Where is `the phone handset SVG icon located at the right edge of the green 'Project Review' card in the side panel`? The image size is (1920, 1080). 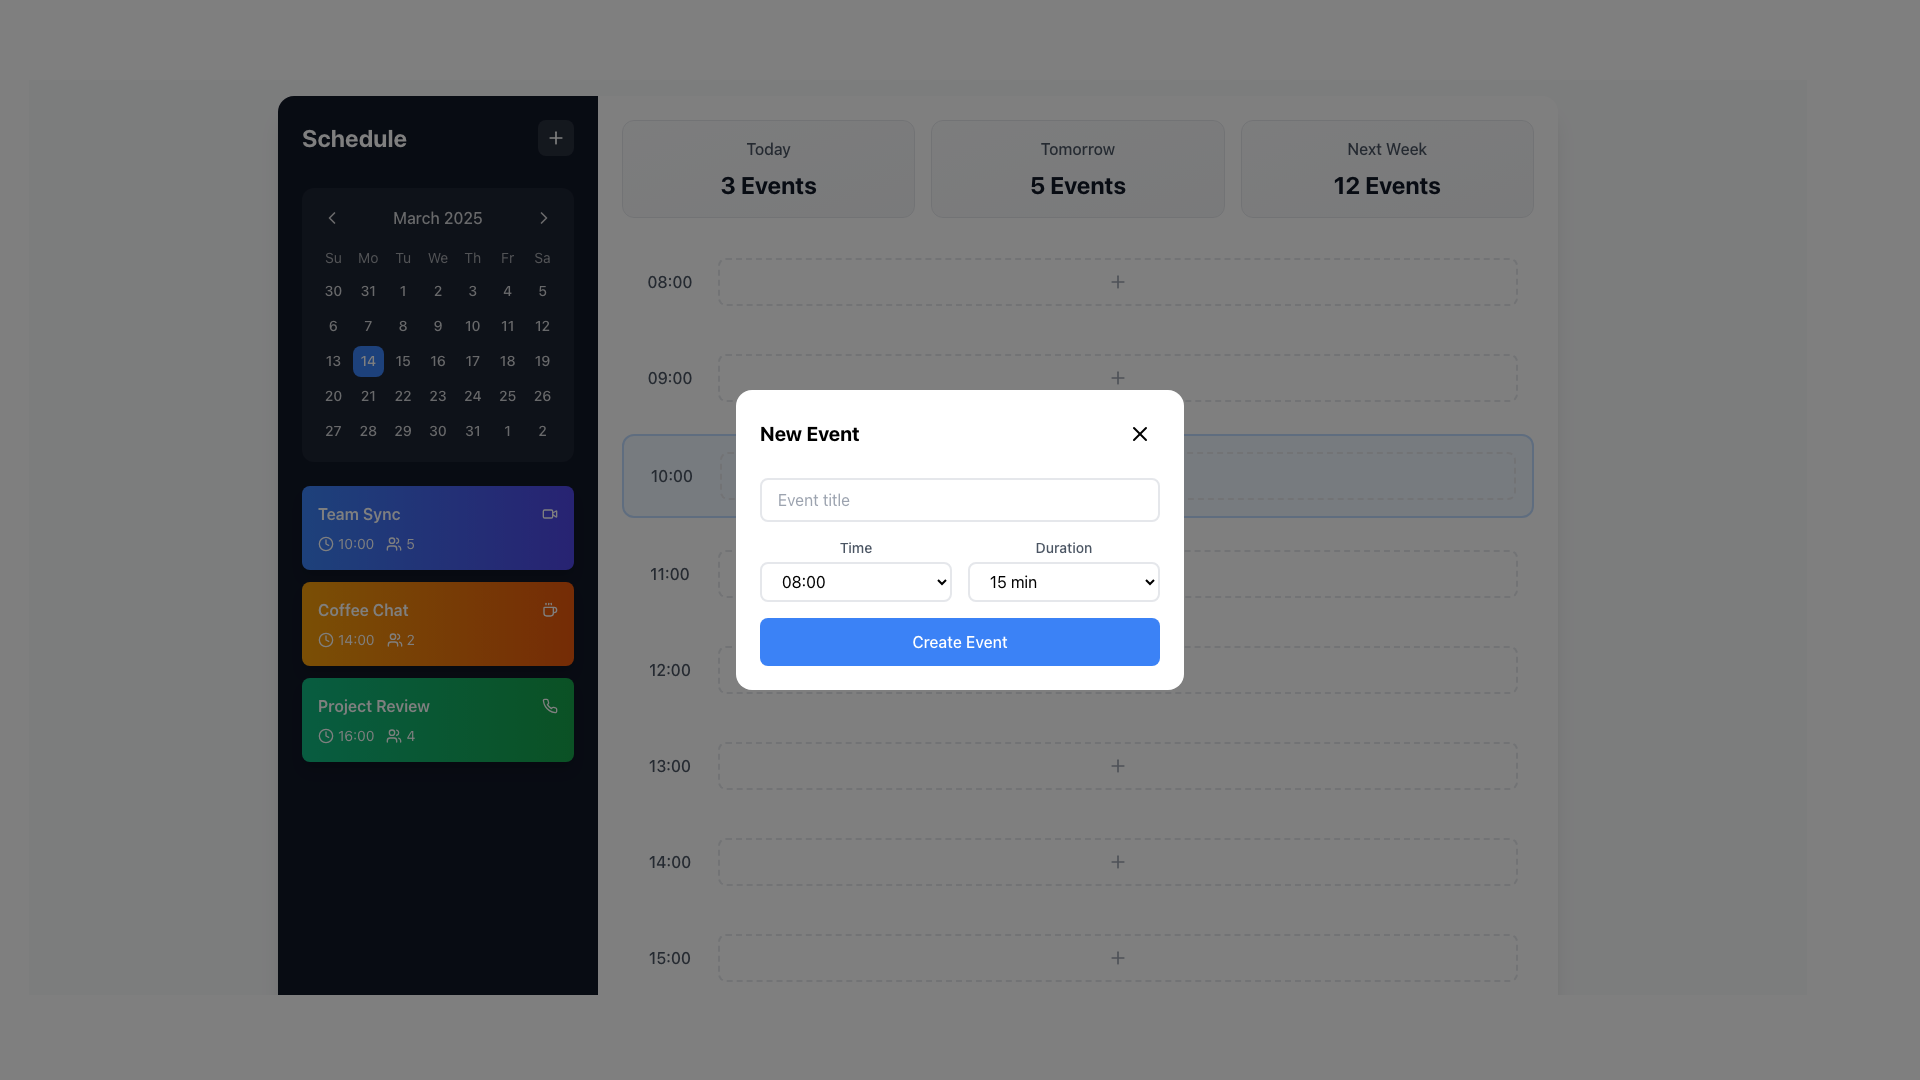
the phone handset SVG icon located at the right edge of the green 'Project Review' card in the side panel is located at coordinates (550, 704).